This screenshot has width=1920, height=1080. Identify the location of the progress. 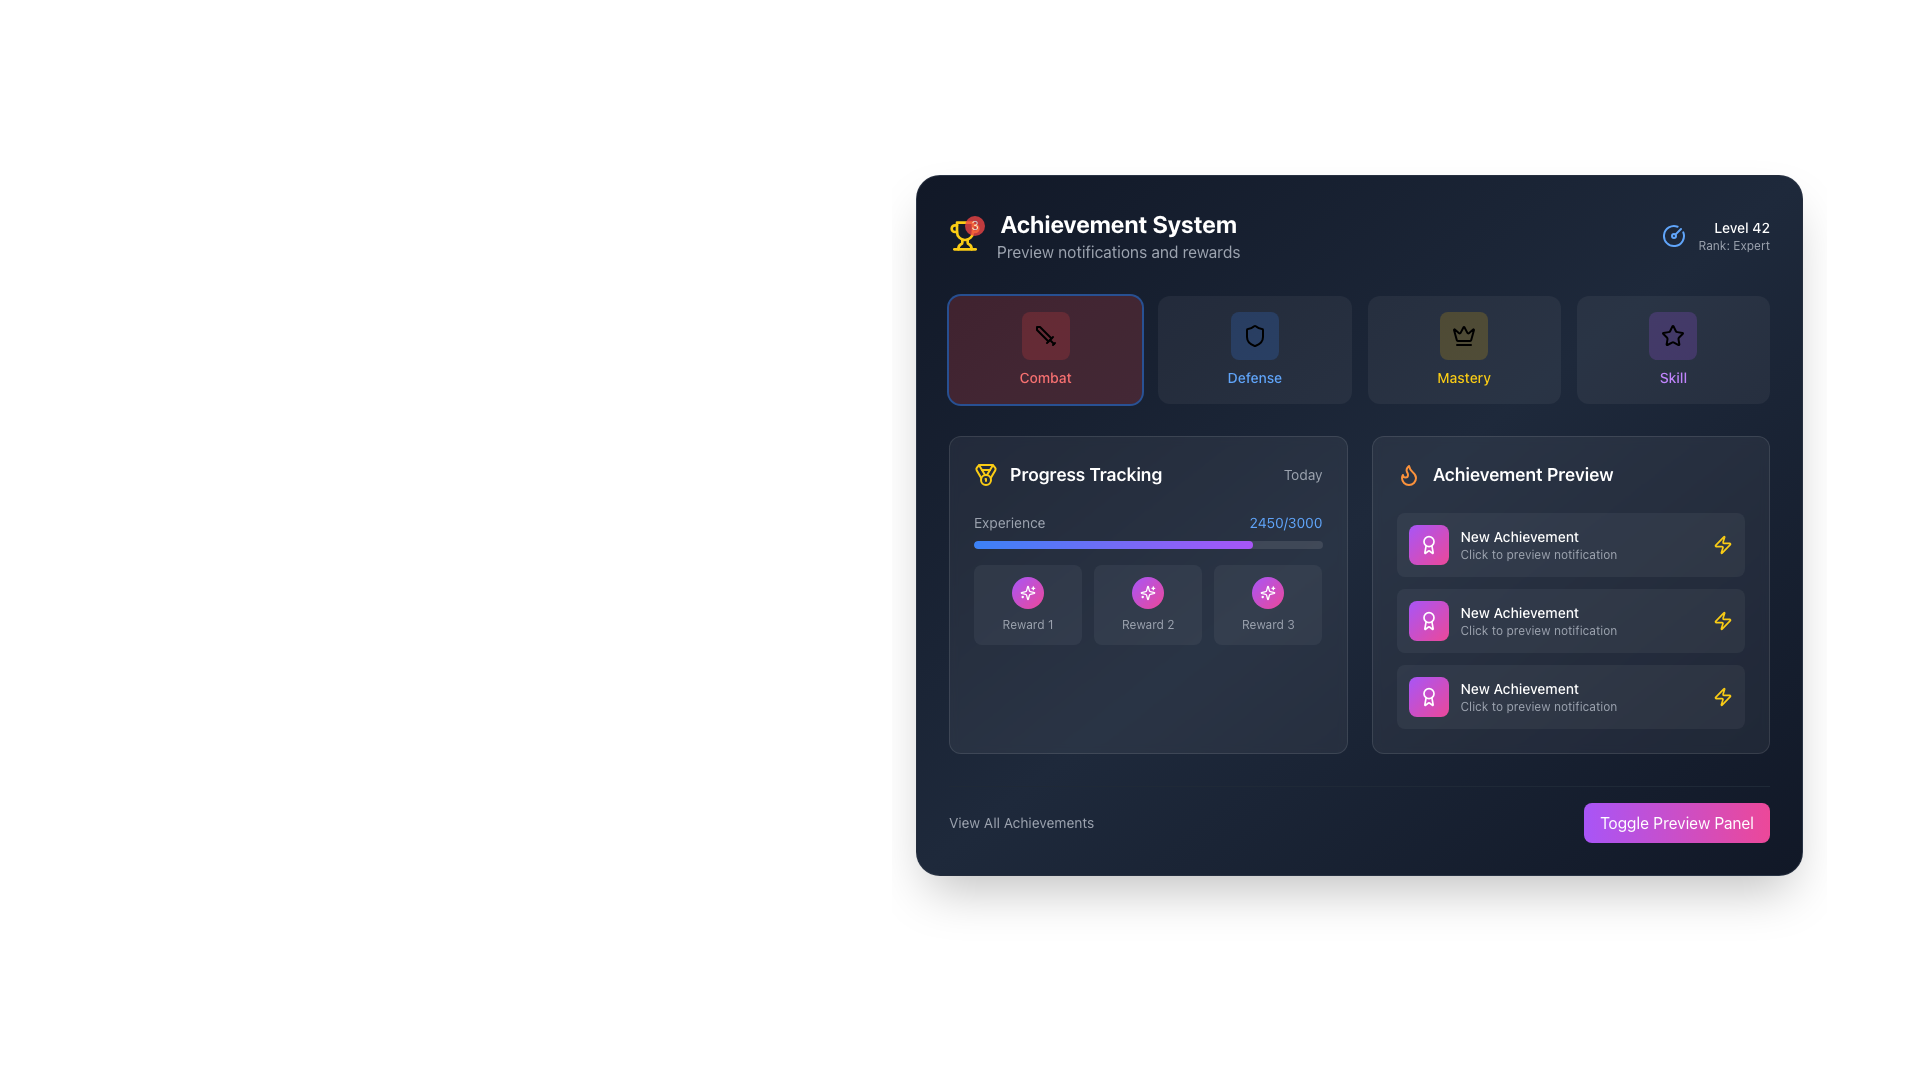
(1098, 544).